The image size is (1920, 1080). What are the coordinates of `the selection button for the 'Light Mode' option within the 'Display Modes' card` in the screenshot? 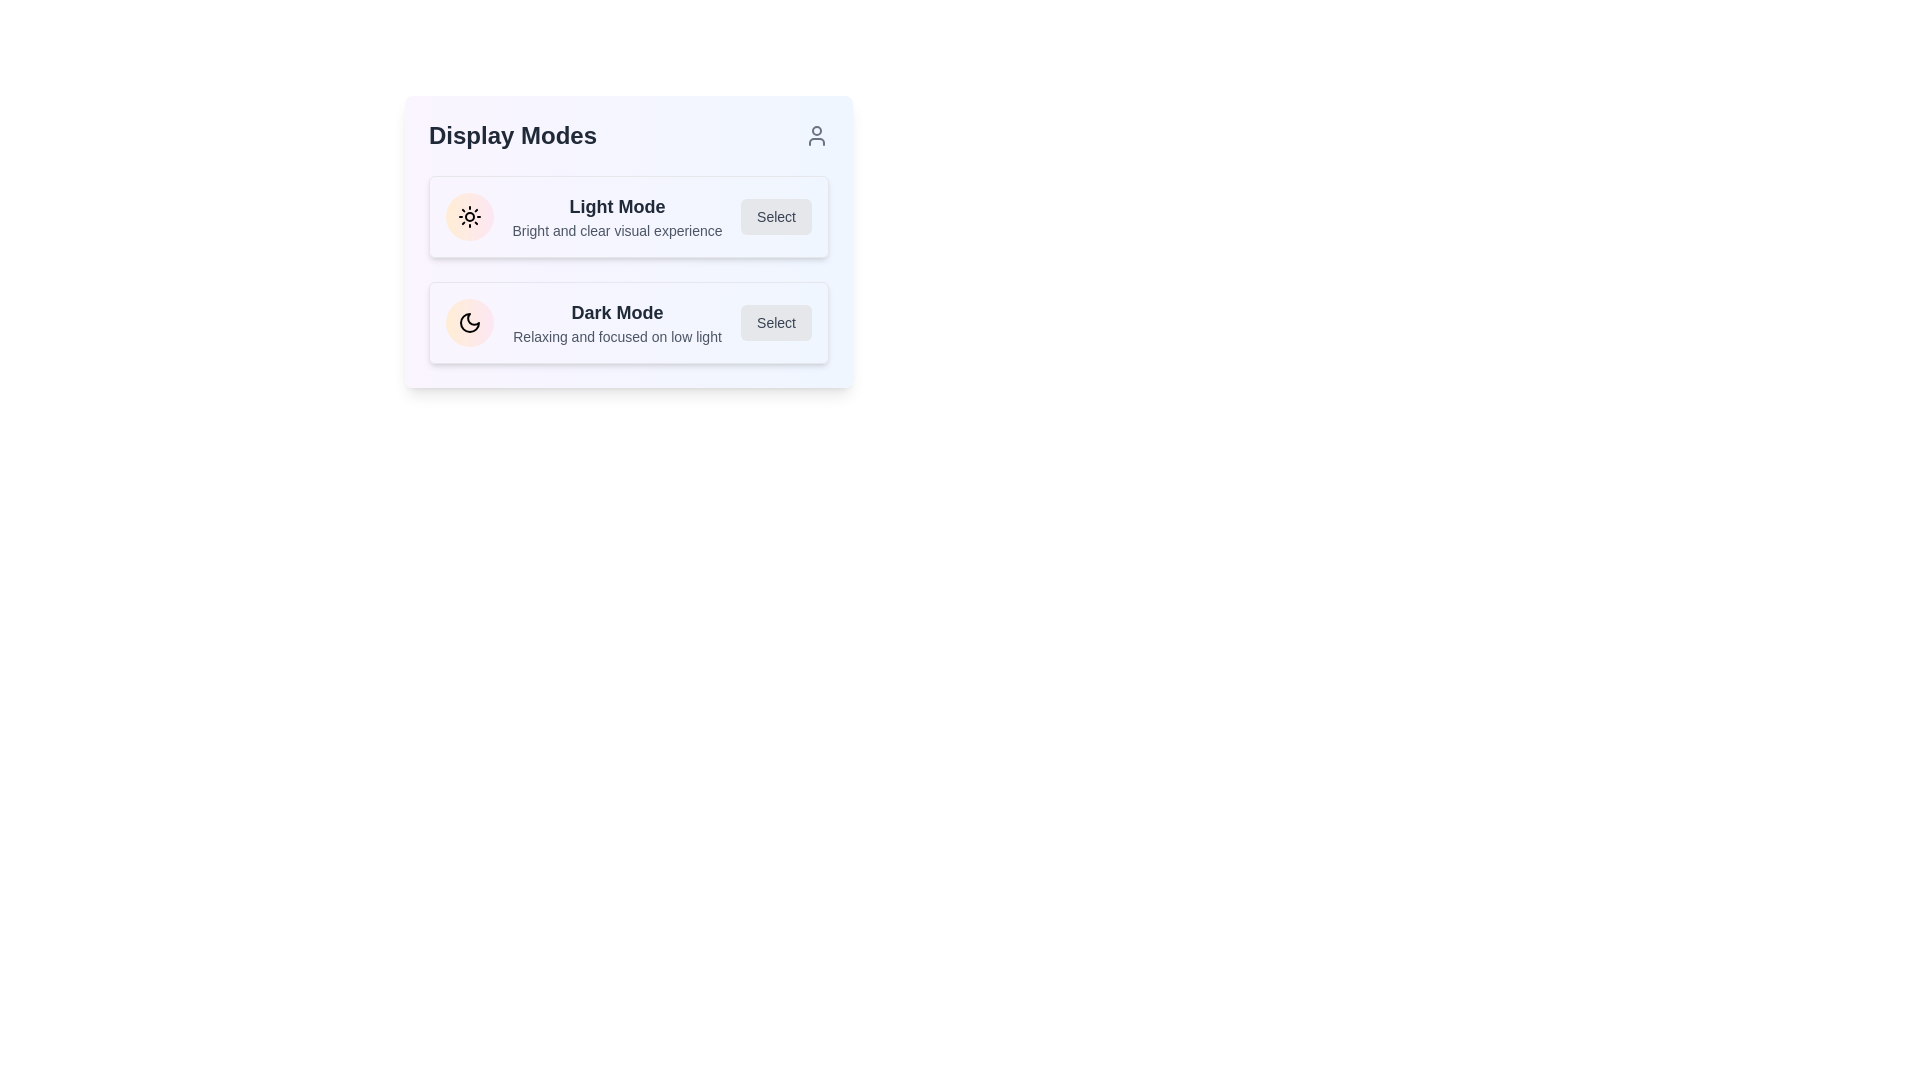 It's located at (775, 216).